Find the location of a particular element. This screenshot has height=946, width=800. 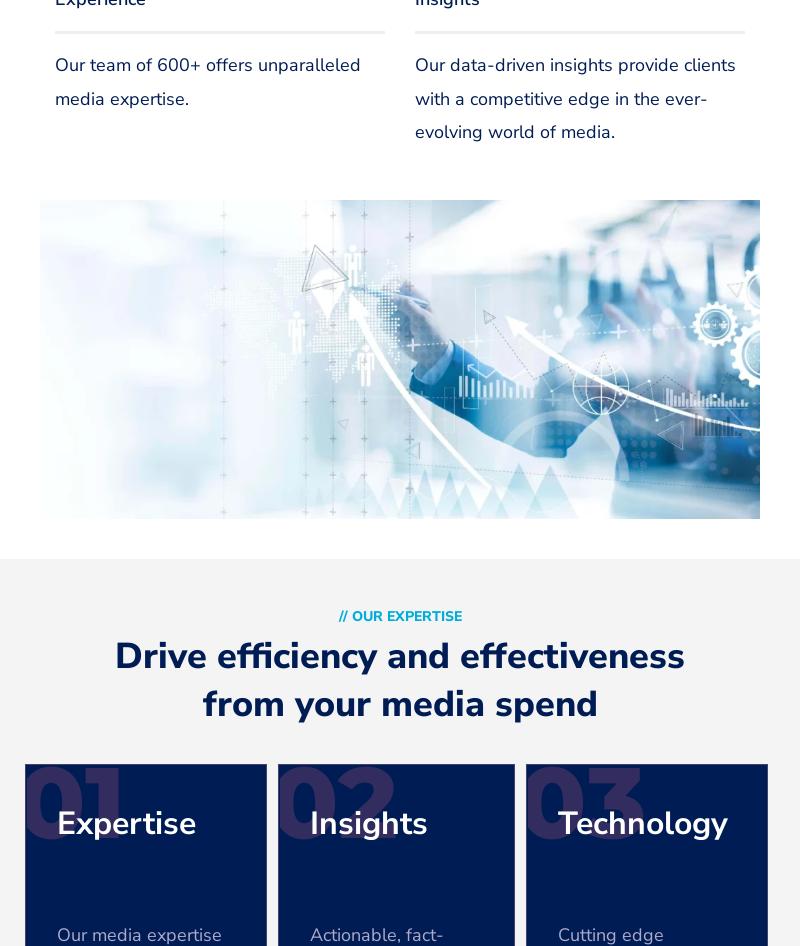

'02' is located at coordinates (268, 802).